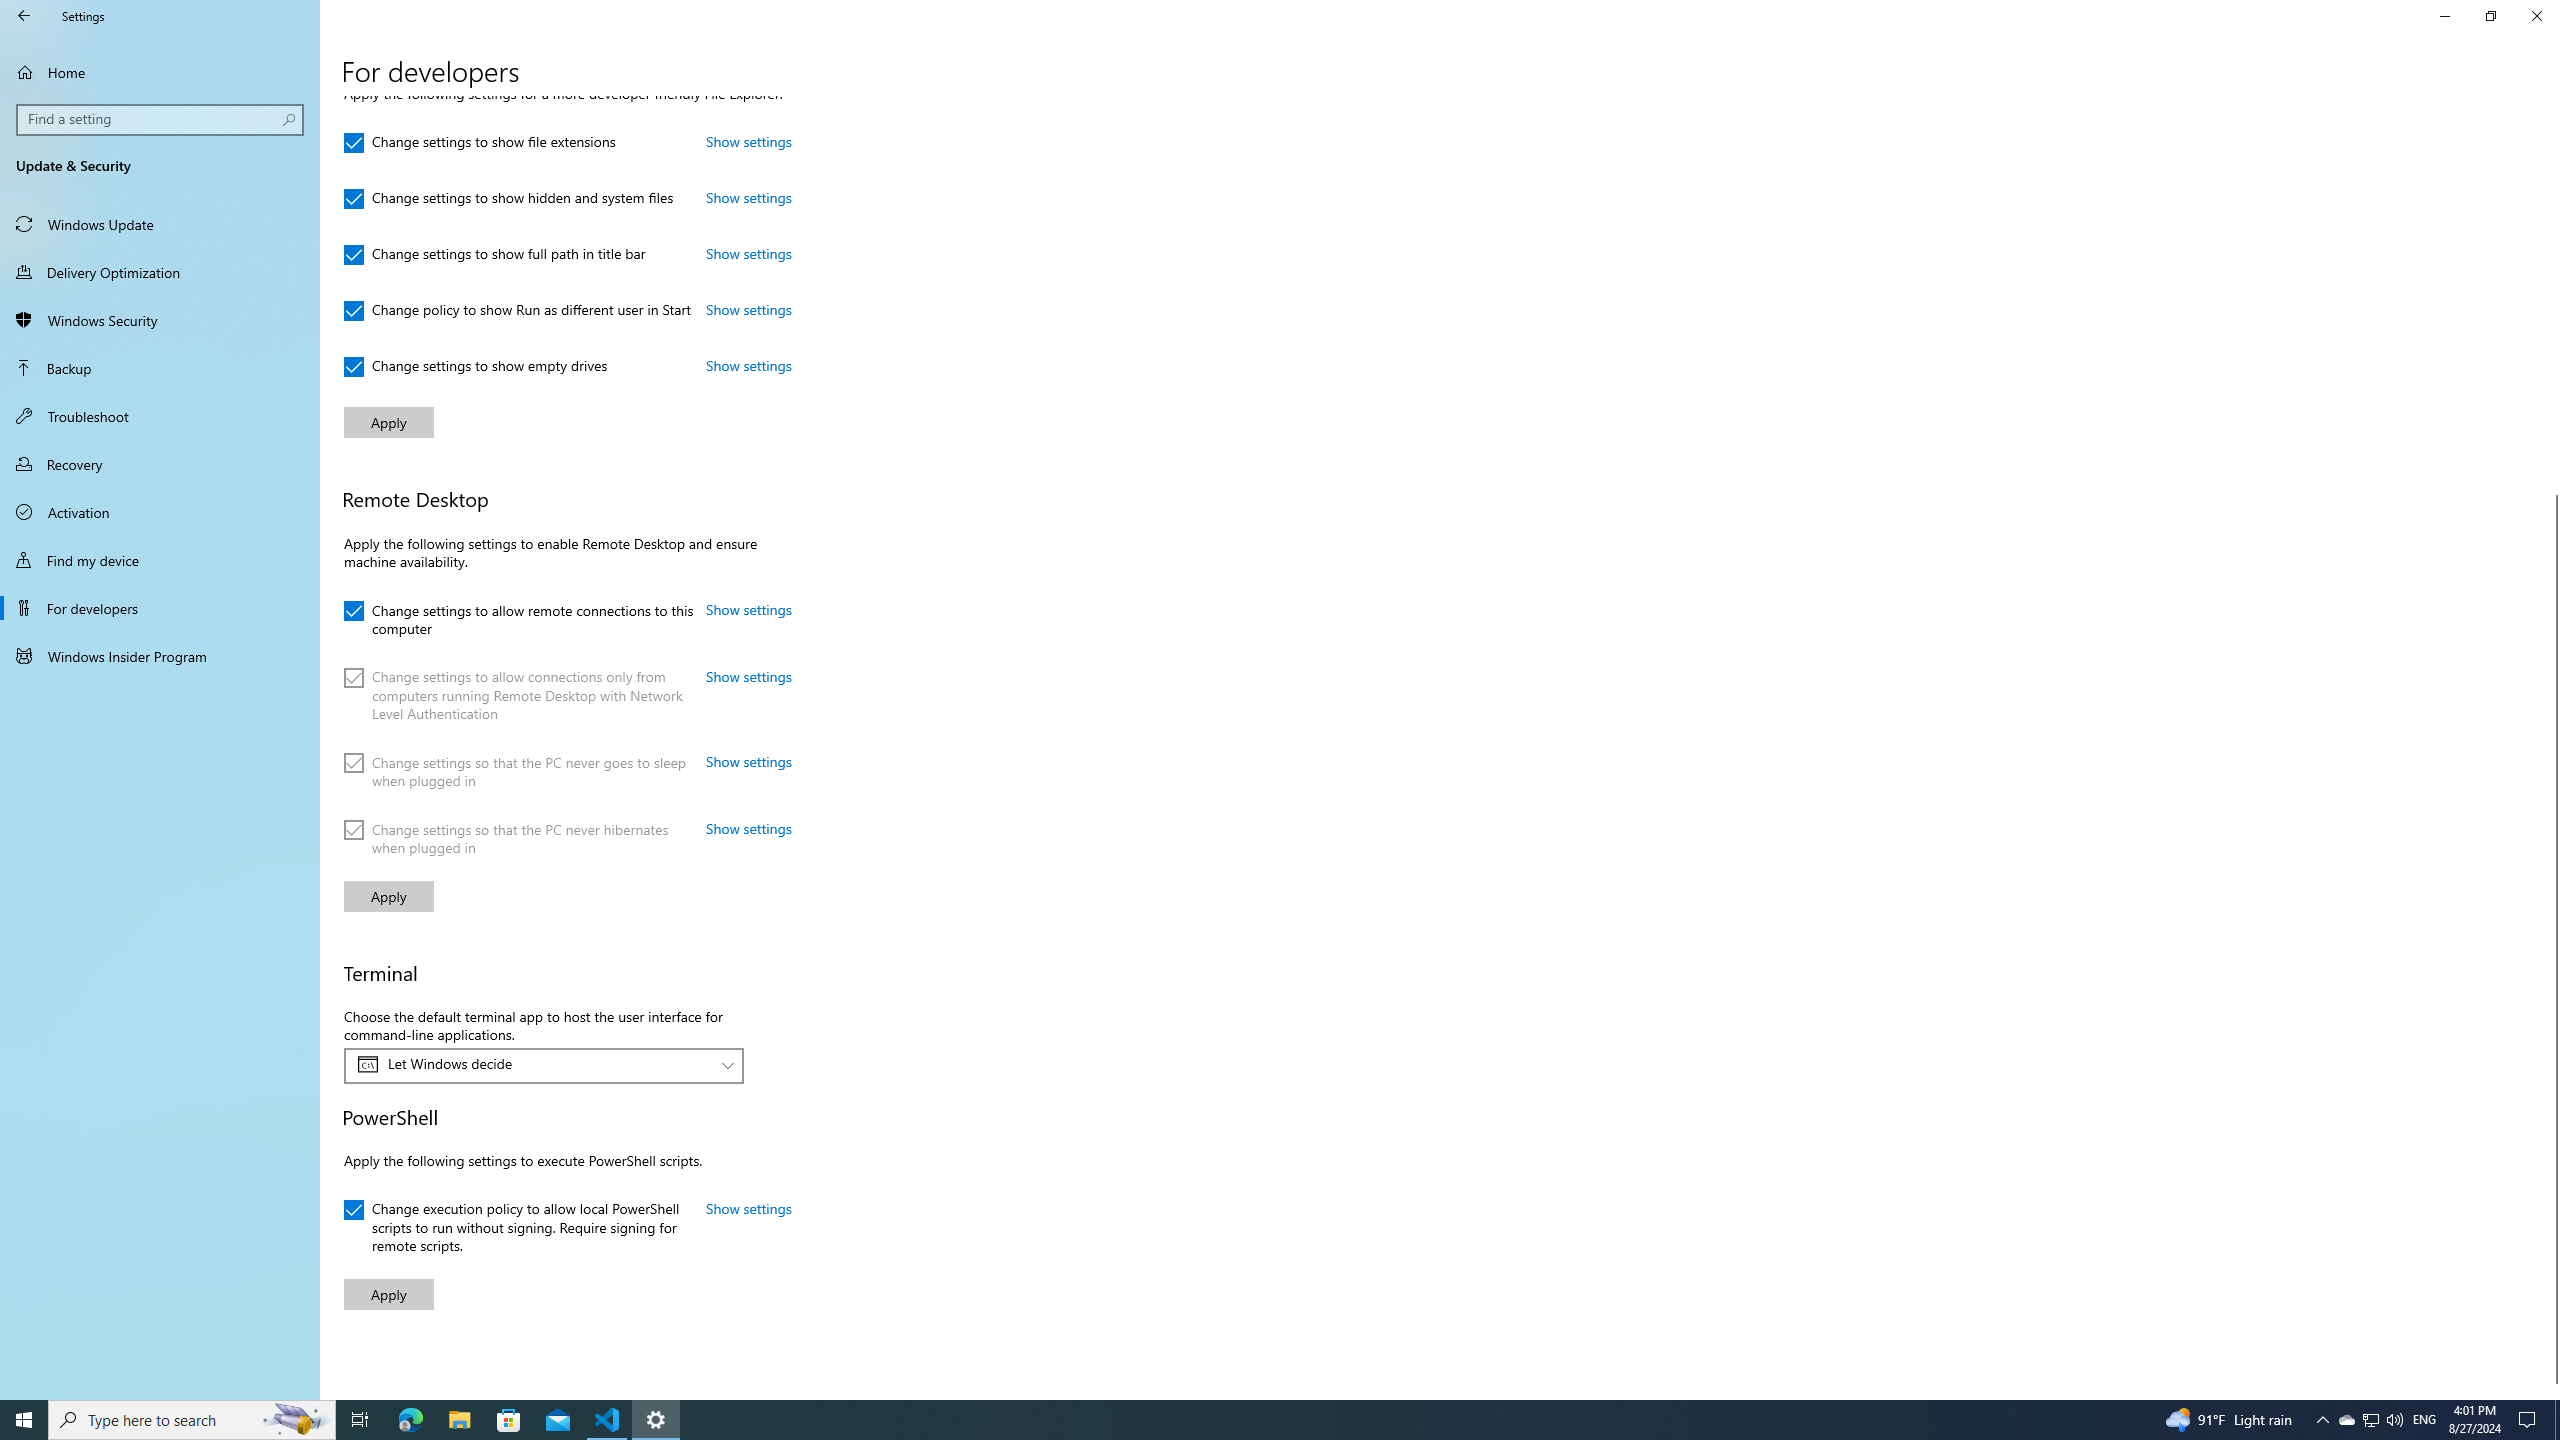 This screenshot has height=1440, width=2560. I want to click on 'Home', so click(159, 72).